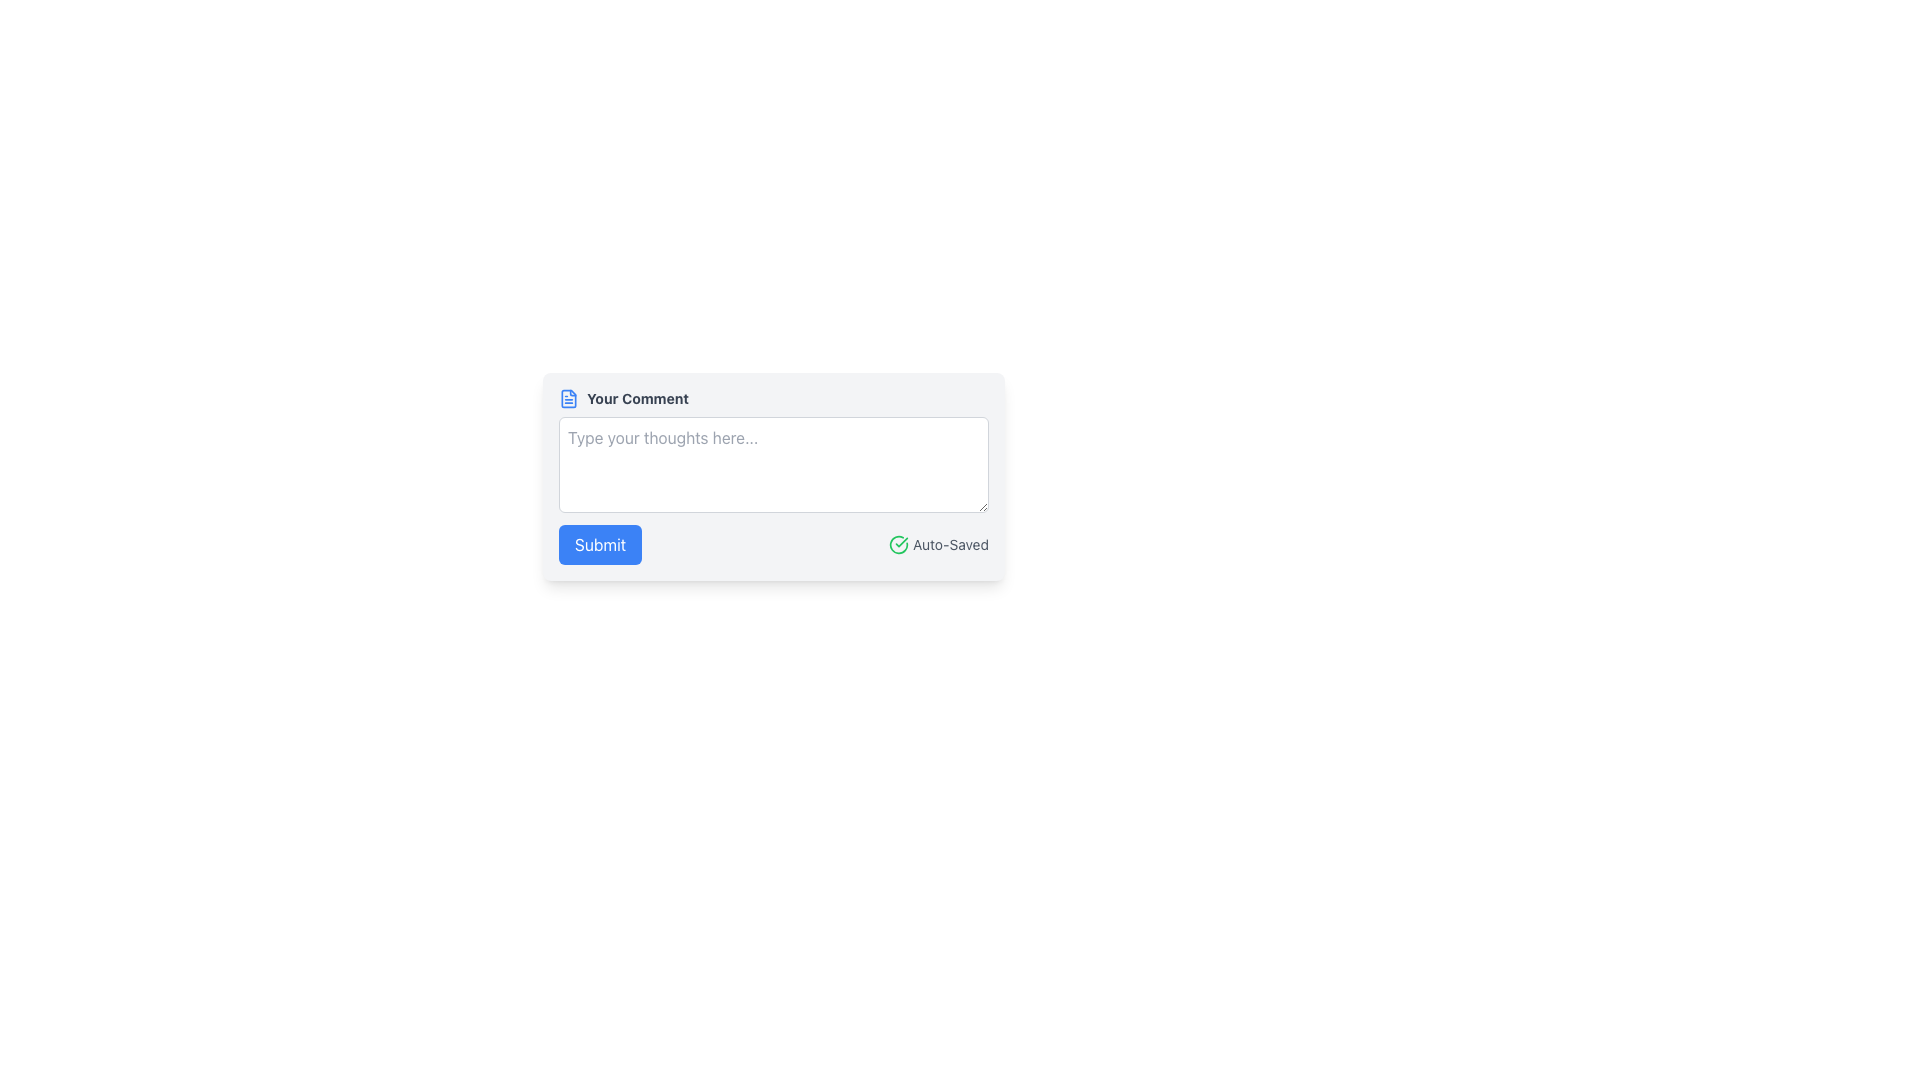 The image size is (1920, 1080). I want to click on the label element that serves as a heading for the text input field, located above the input field and adjacent to an icon, so click(637, 398).